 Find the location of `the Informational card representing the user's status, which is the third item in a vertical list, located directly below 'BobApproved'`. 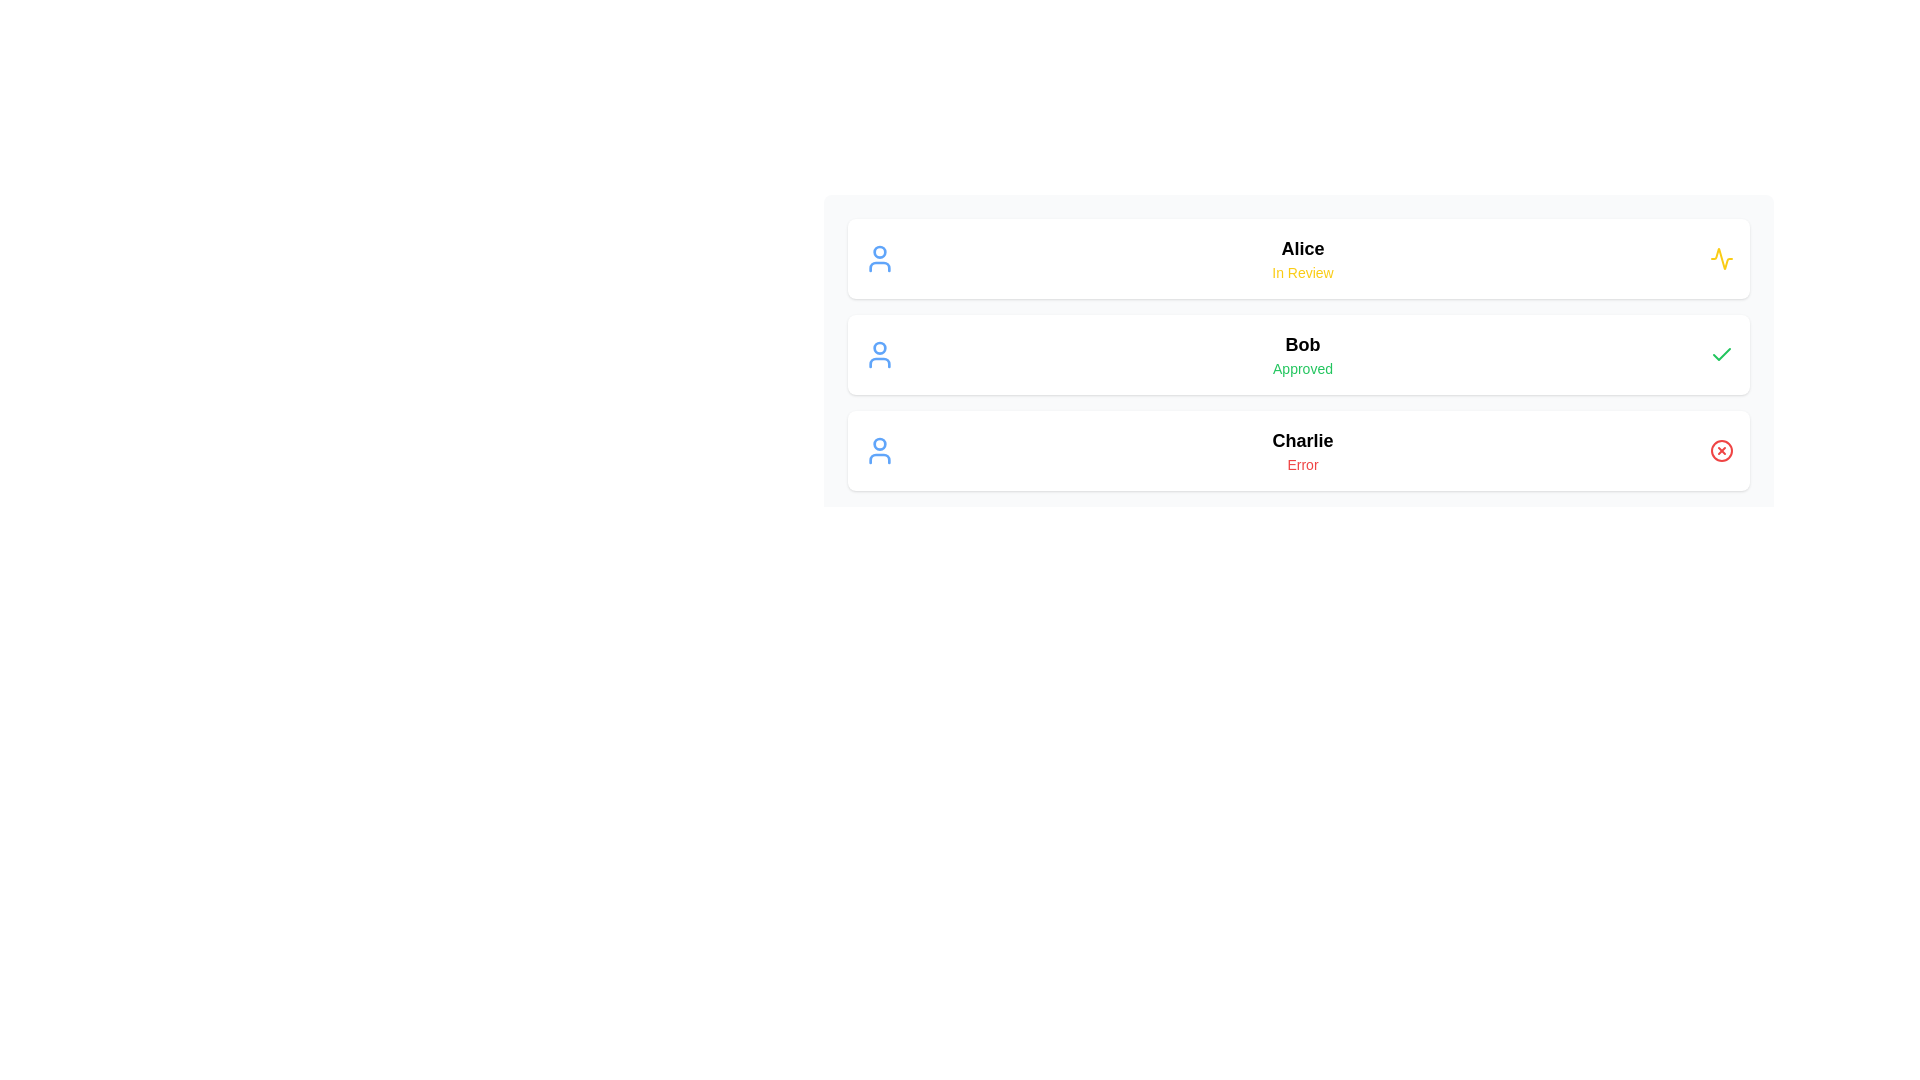

the Informational card representing the user's status, which is the third item in a vertical list, located directly below 'BobApproved' is located at coordinates (1299, 451).